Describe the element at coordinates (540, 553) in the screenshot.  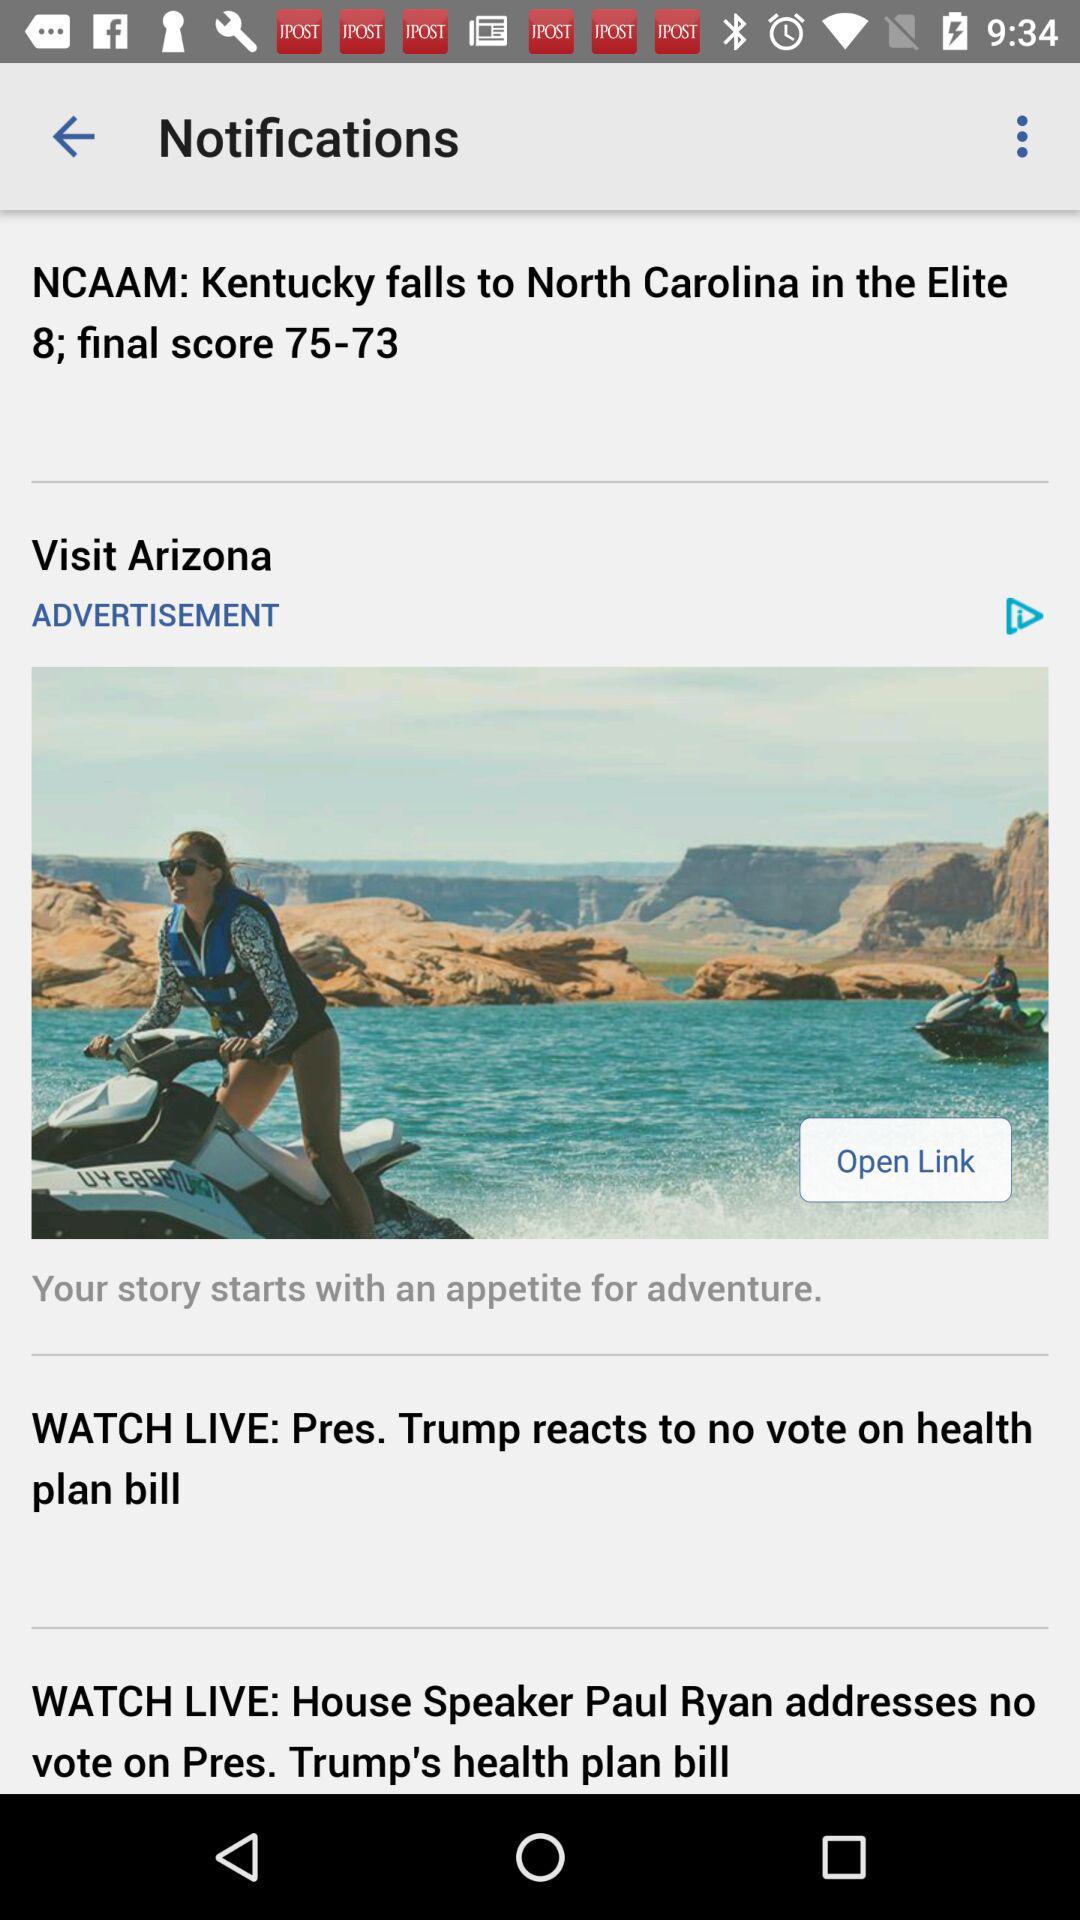
I see `icon above the advertisement icon` at that location.